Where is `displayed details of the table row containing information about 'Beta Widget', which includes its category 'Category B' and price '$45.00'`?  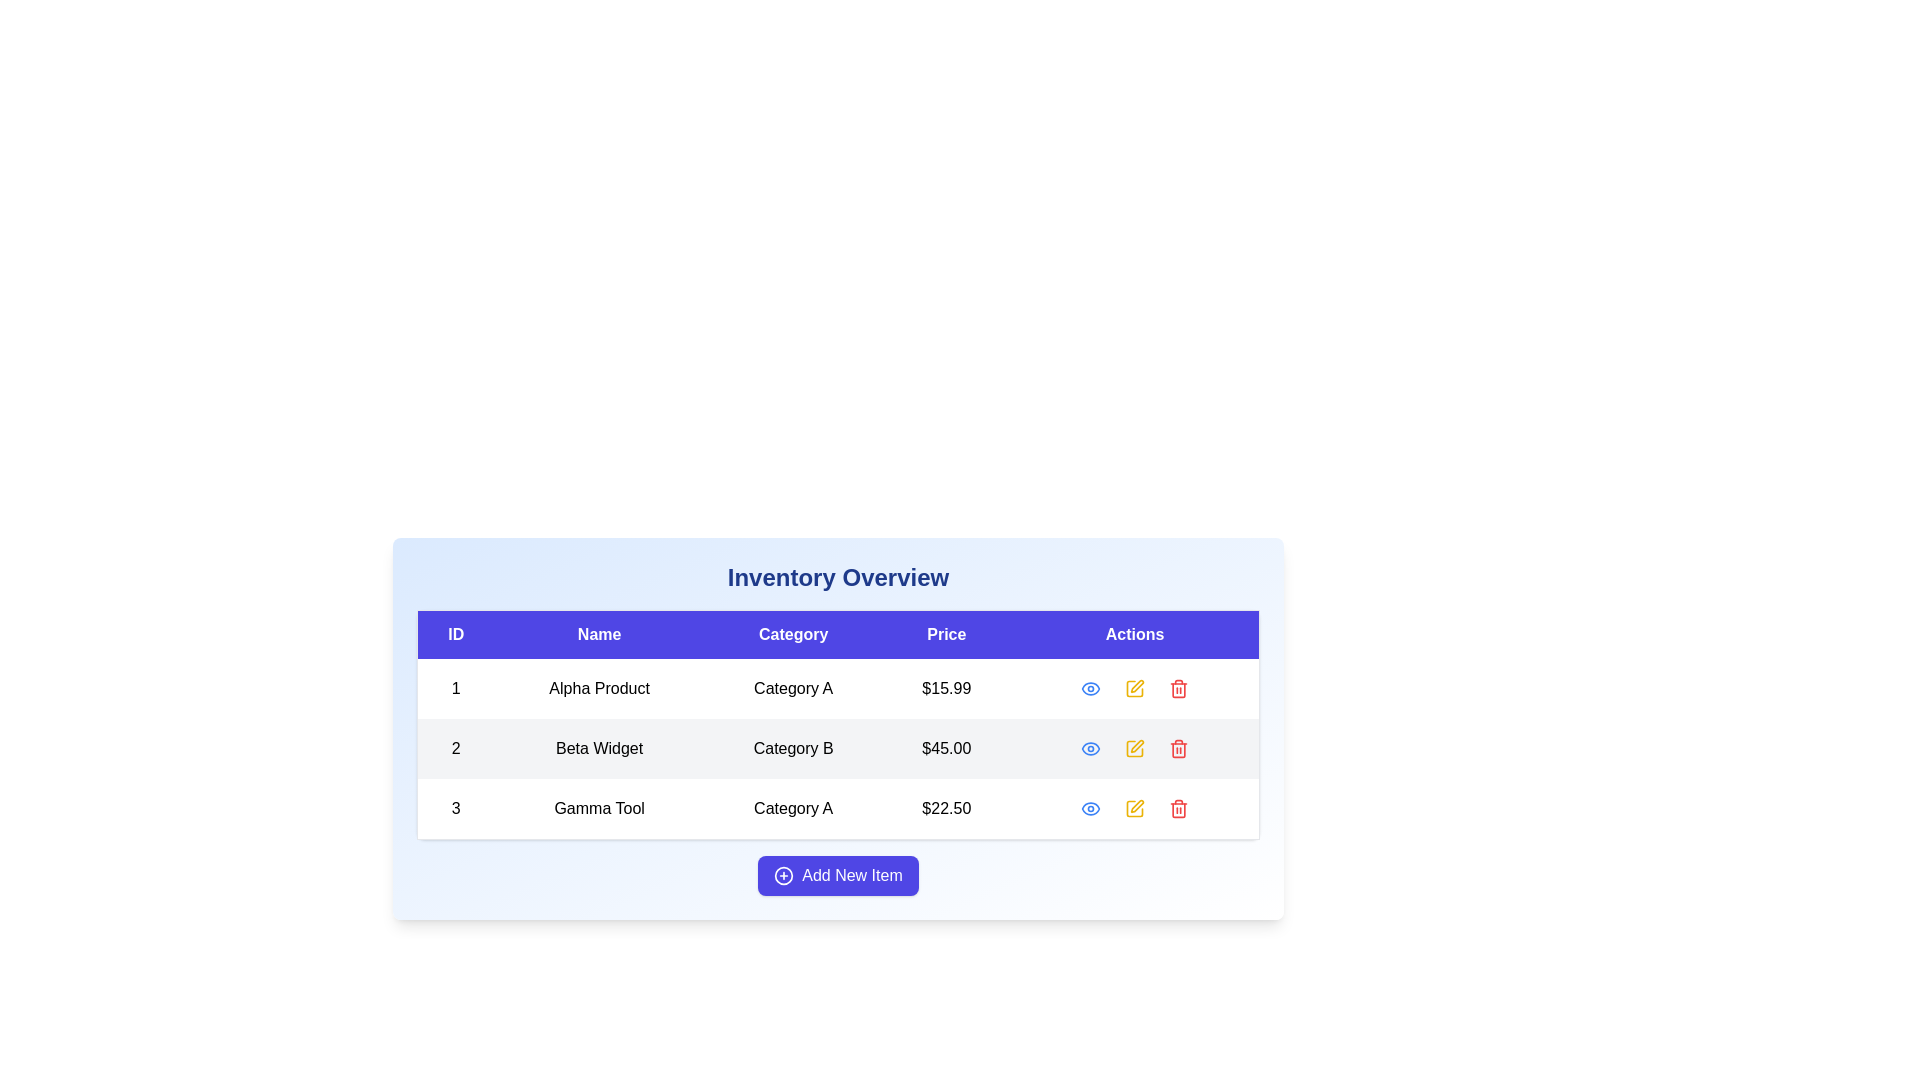
displayed details of the table row containing information about 'Beta Widget', which includes its category 'Category B' and price '$45.00' is located at coordinates (838, 749).